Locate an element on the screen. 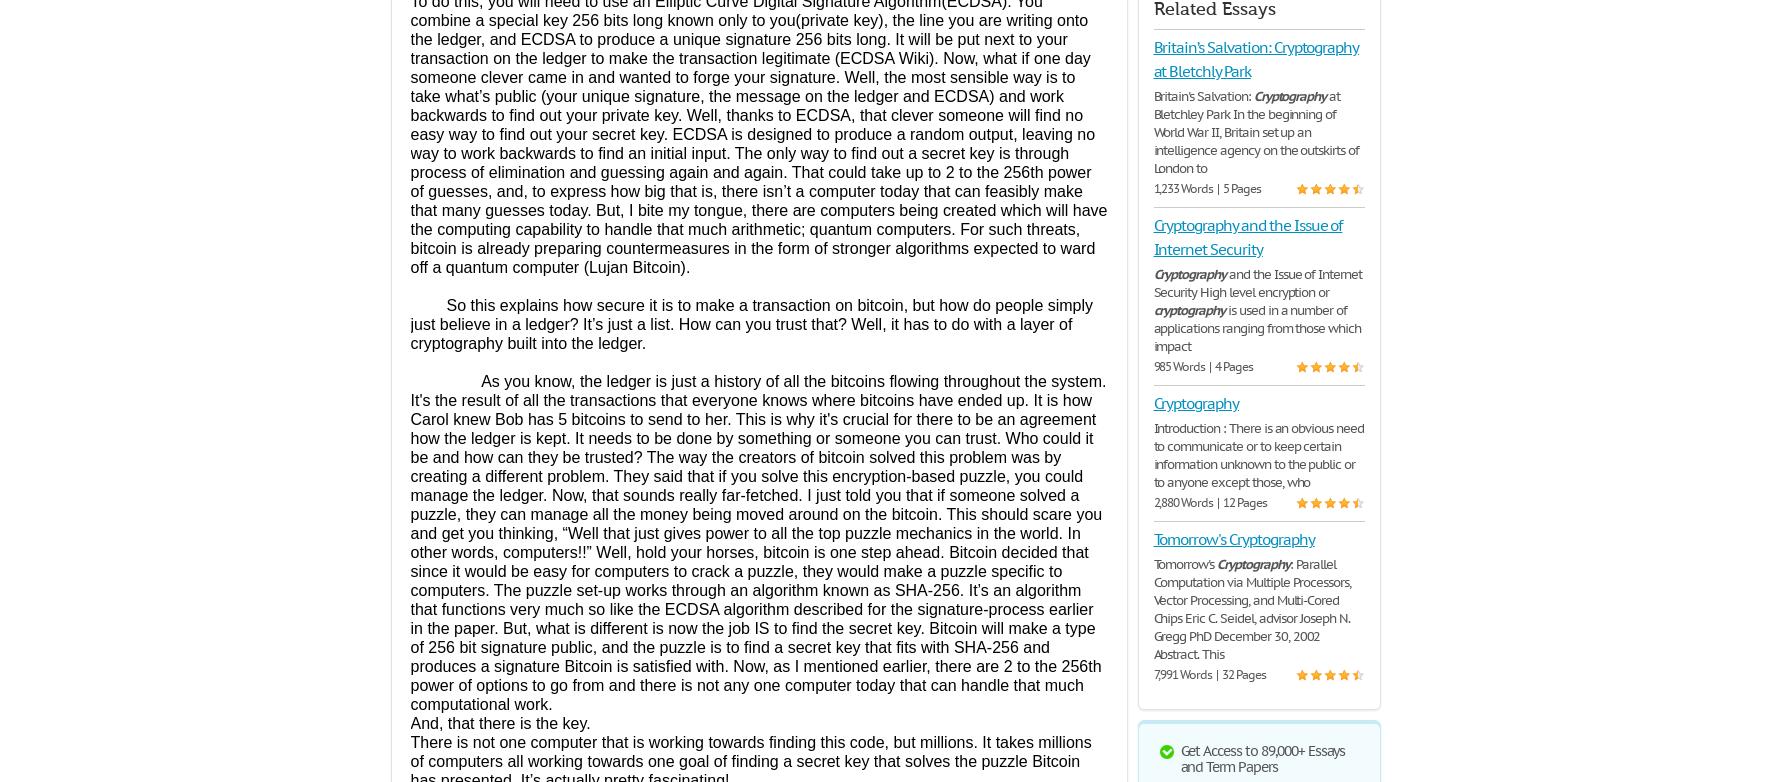 Image resolution: width=1771 pixels, height=782 pixels. ': Parallel Computation via Multiple Processors, Vector Processing, and Multi-Cored Chips Eric C. Seidel, advisor Joseph N. Gregg PhD December 30, 2002 Abstract. This' is located at coordinates (1152, 608).